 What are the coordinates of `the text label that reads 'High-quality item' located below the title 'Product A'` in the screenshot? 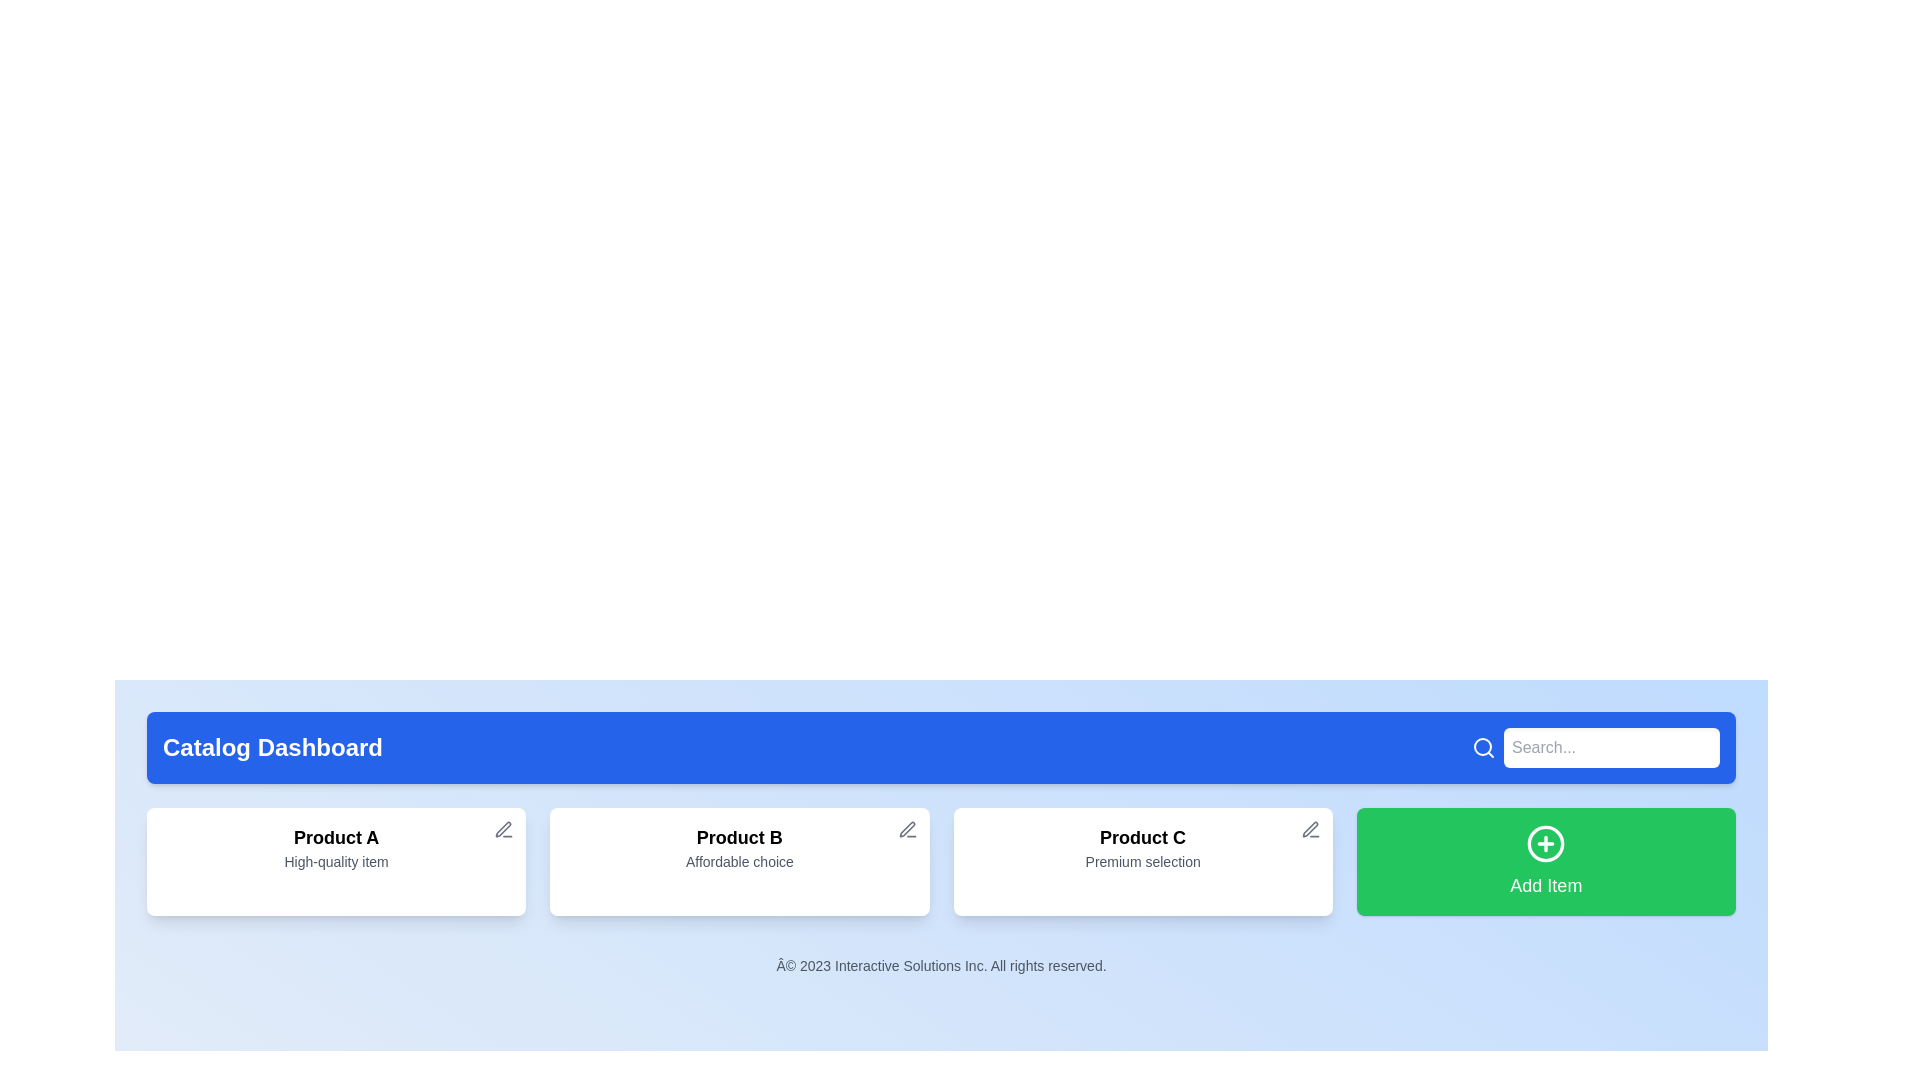 It's located at (336, 860).